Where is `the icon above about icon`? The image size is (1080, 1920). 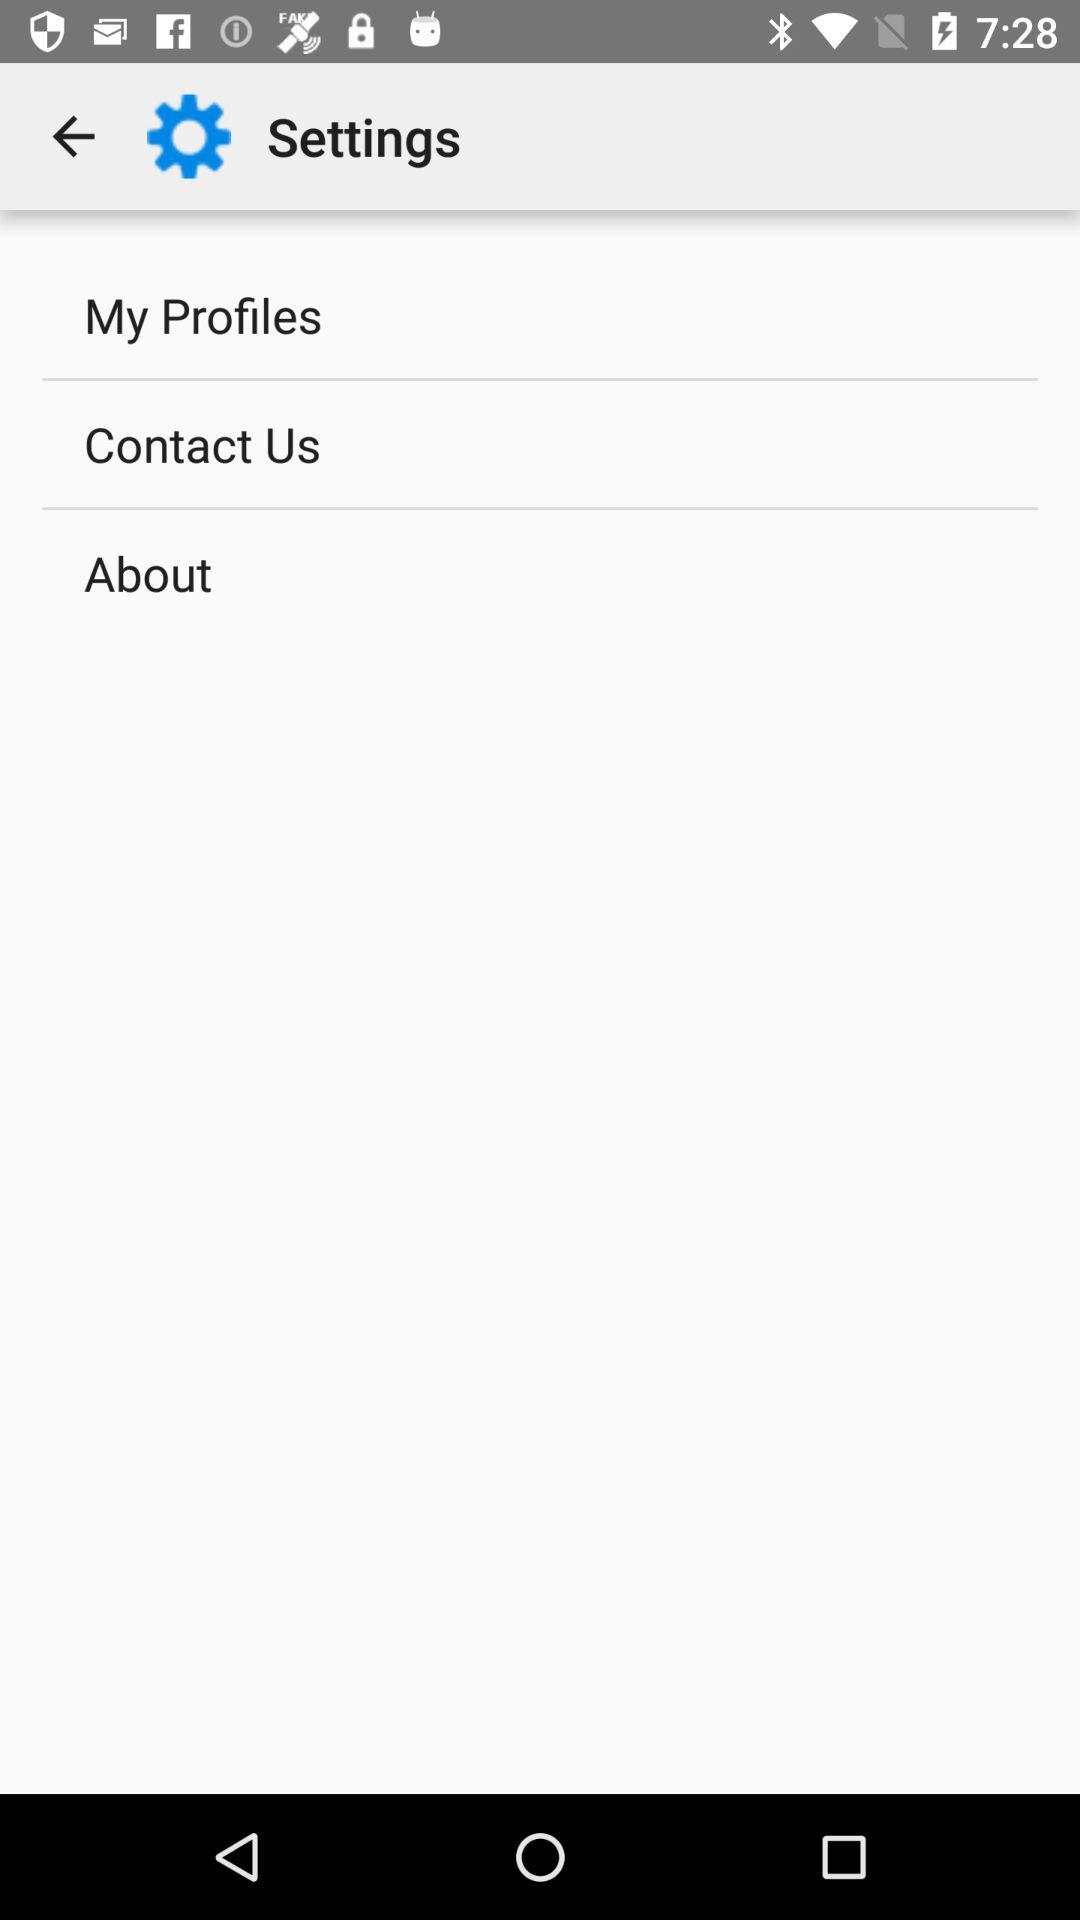
the icon above about icon is located at coordinates (540, 442).